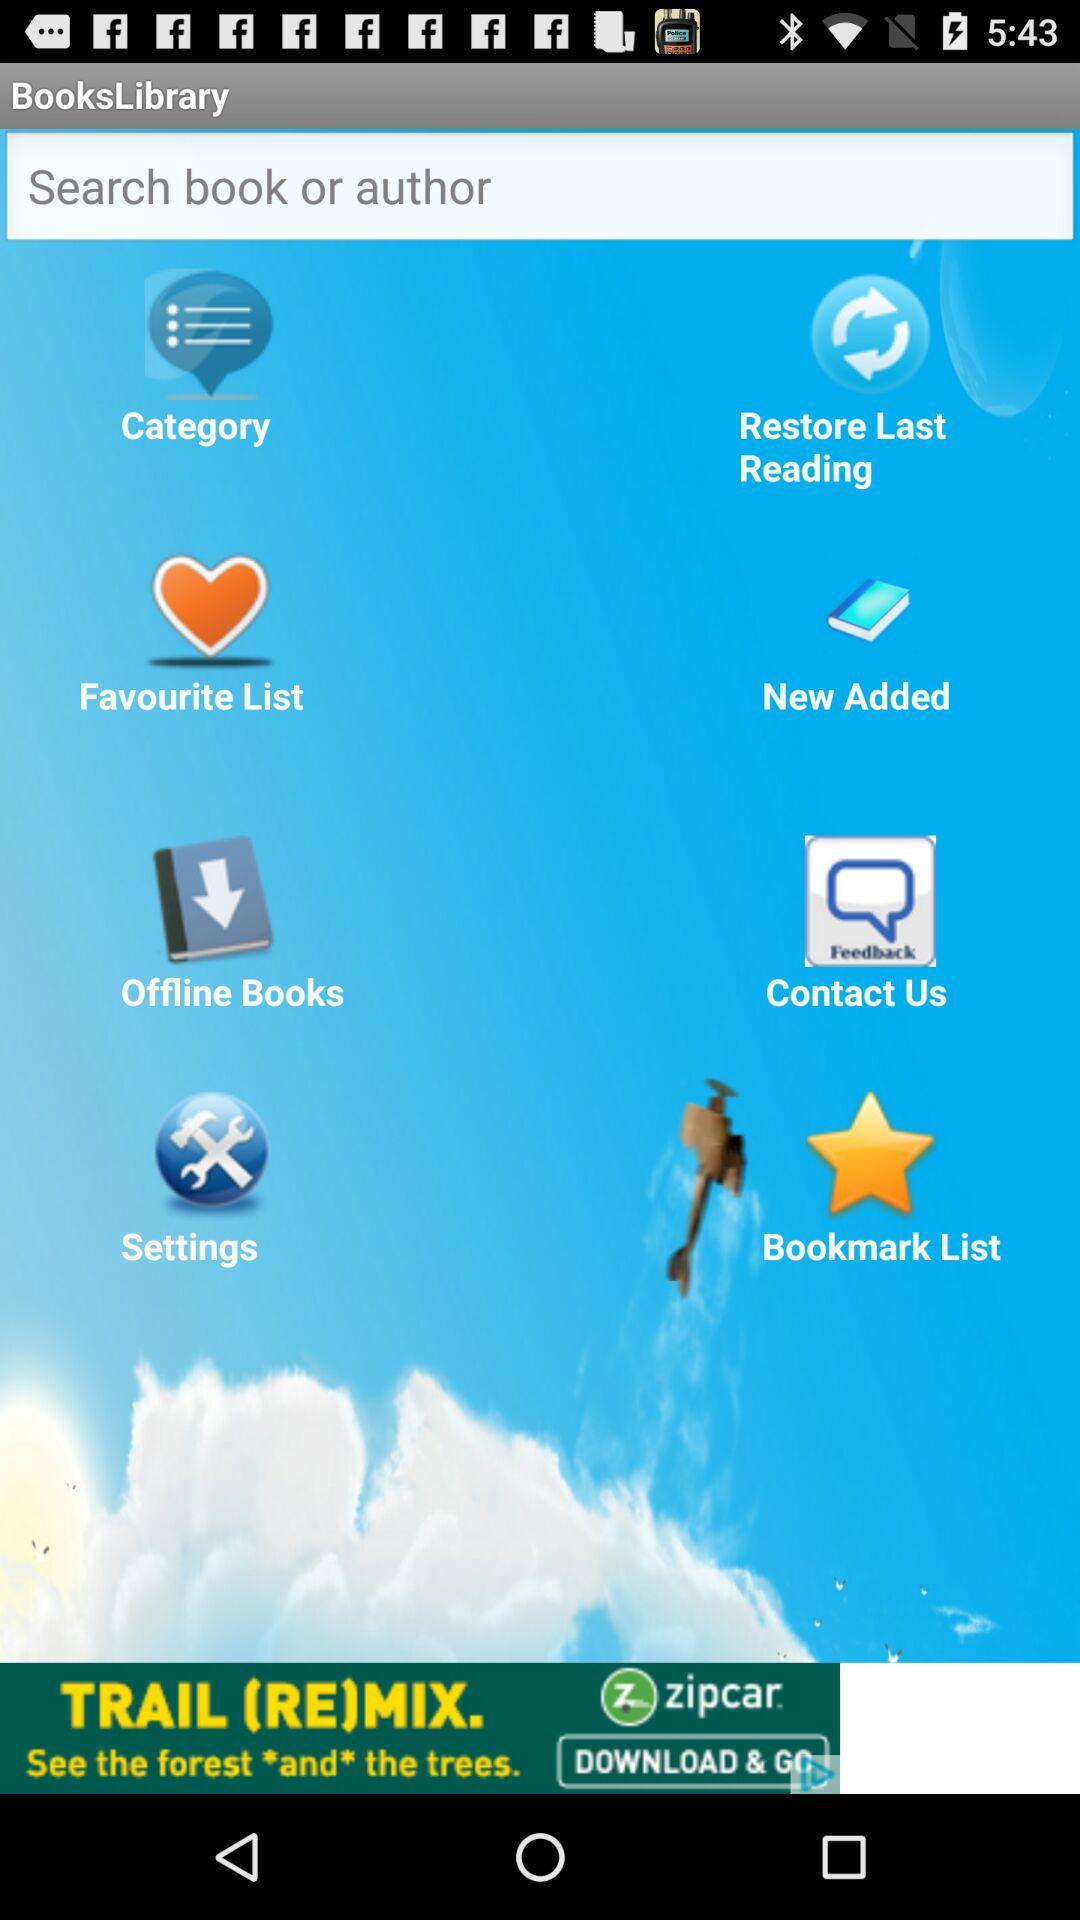 This screenshot has height=1920, width=1080. I want to click on open app, so click(869, 900).